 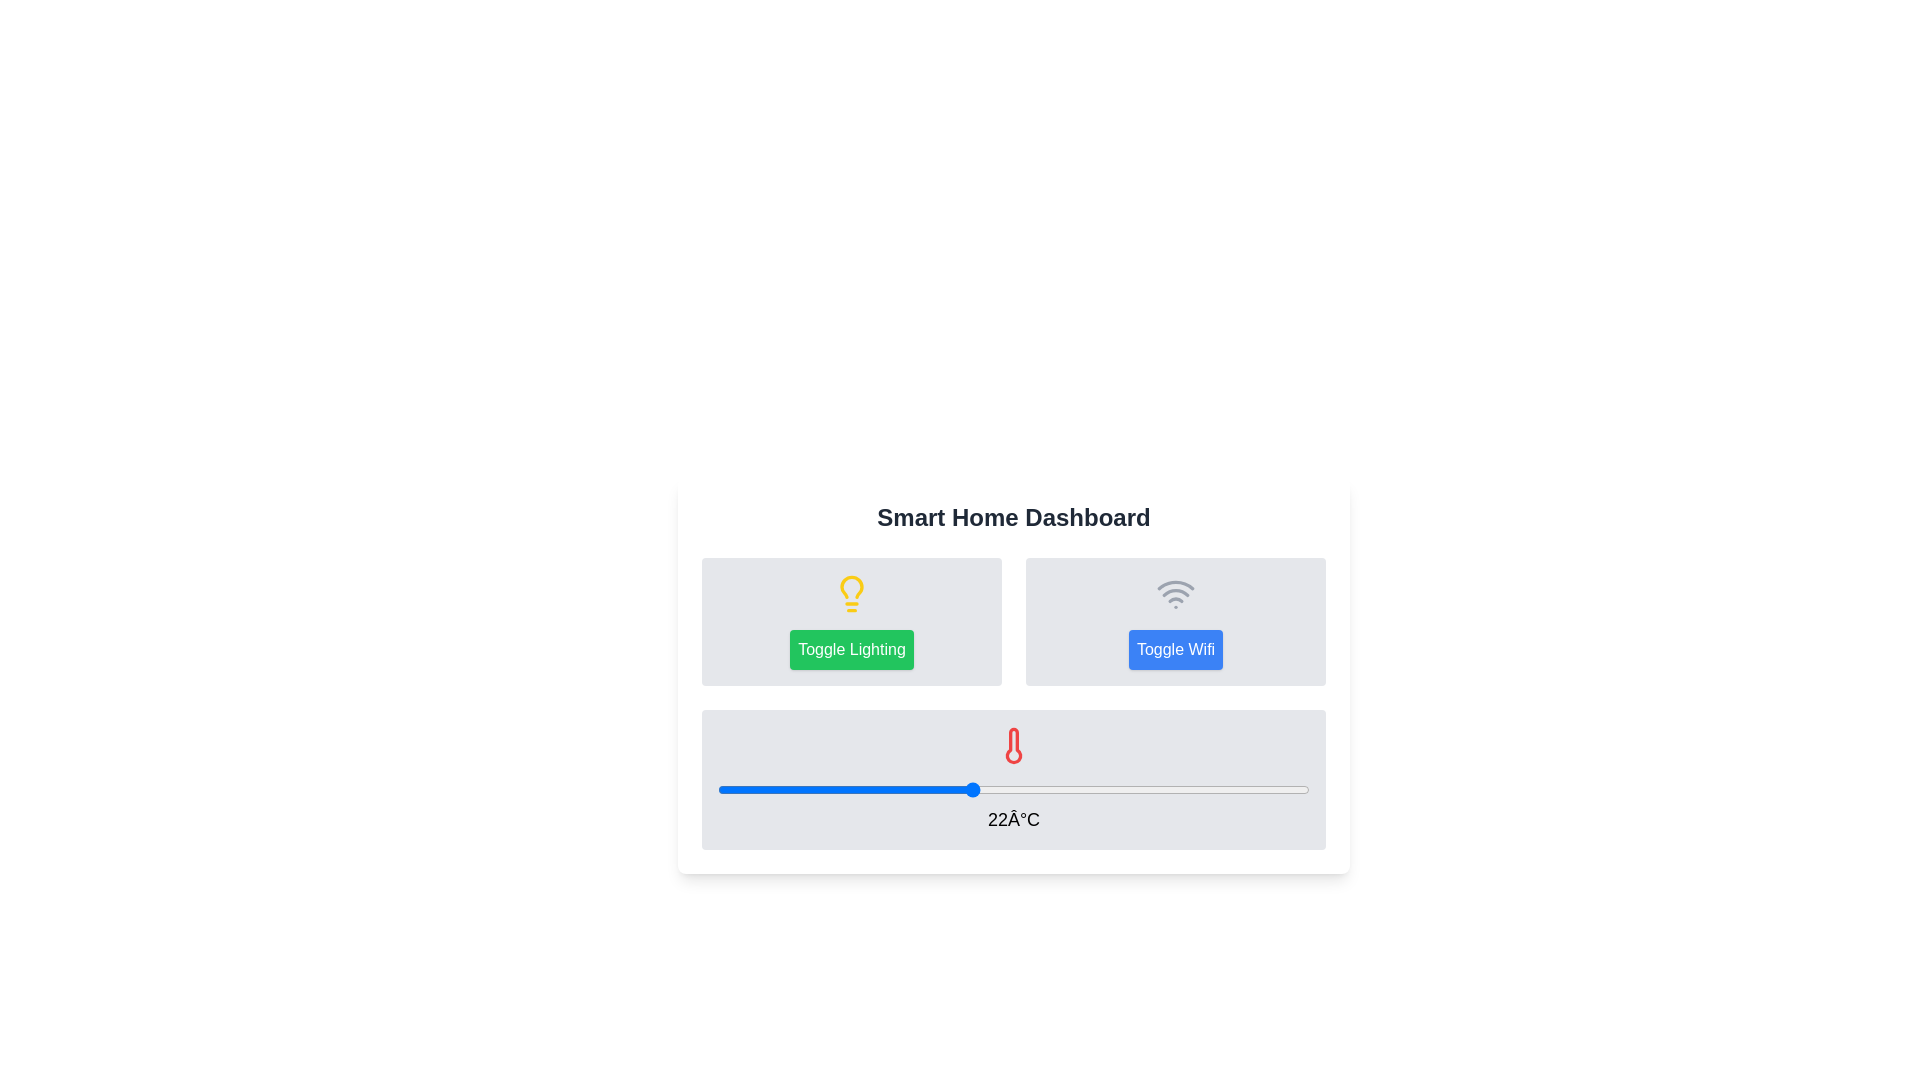 I want to click on the title text element located at the top-center of the card layout for accessibility tools, so click(x=1013, y=516).